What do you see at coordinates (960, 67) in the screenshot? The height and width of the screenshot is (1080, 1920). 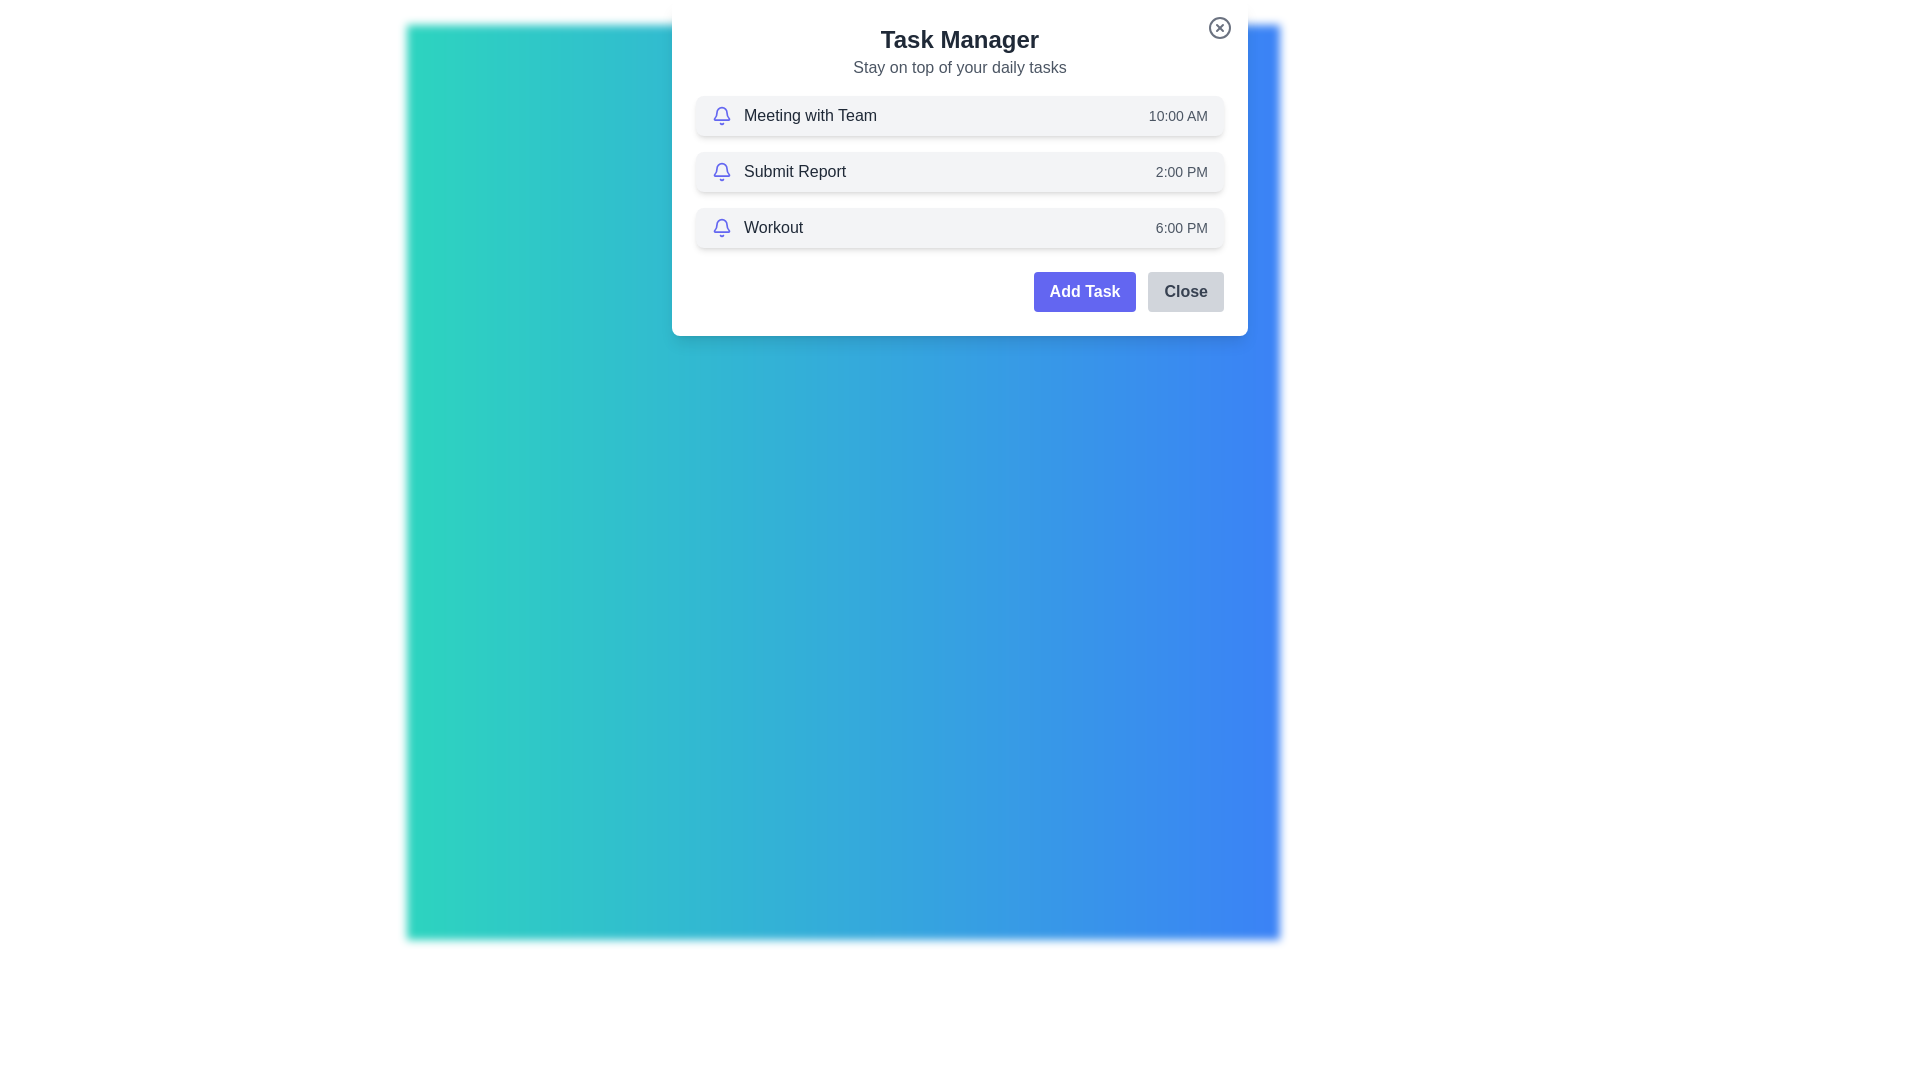 I see `the text element displaying 'Stay on top of your daily tasks' which is styled in medium gray font and positioned below the title 'Task Manager'` at bounding box center [960, 67].